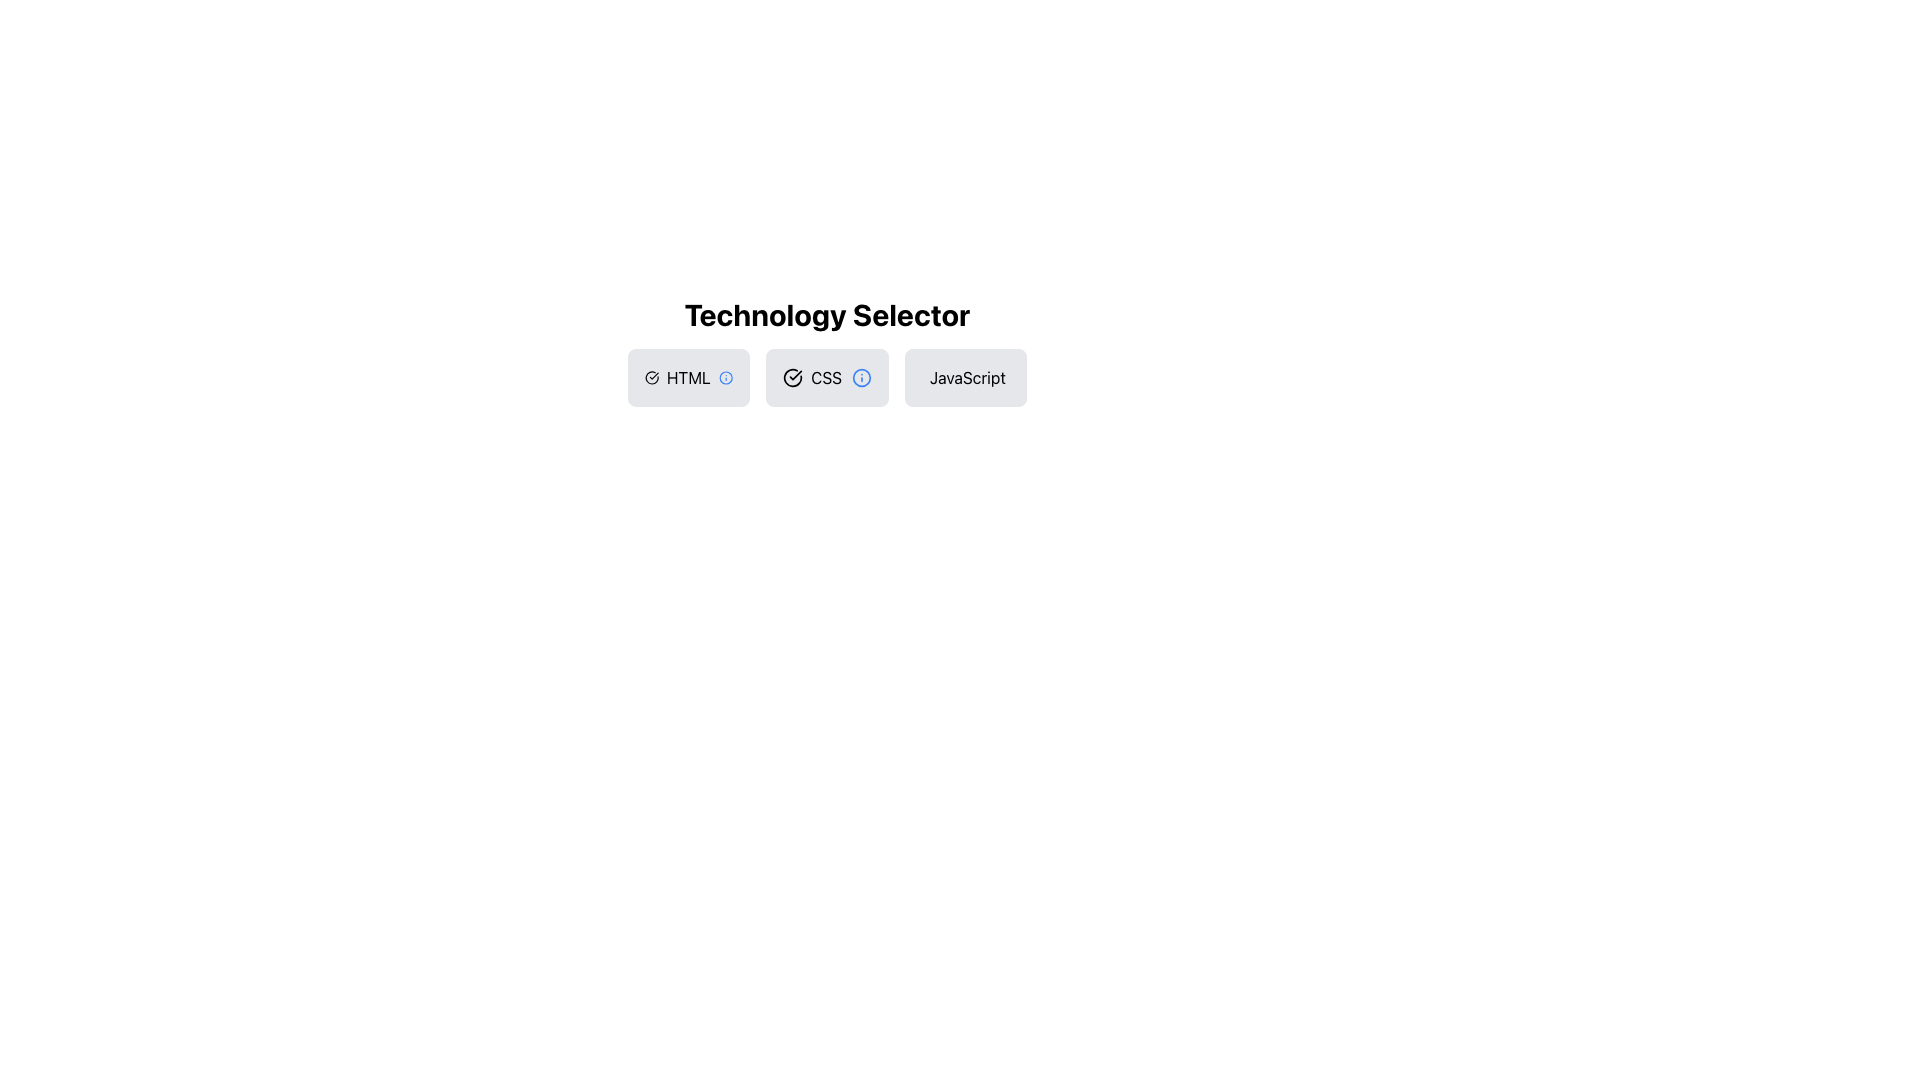  I want to click on the visual indicator icon confirming that the 'HTML' option is selected in the Technology Selector group, so click(651, 378).